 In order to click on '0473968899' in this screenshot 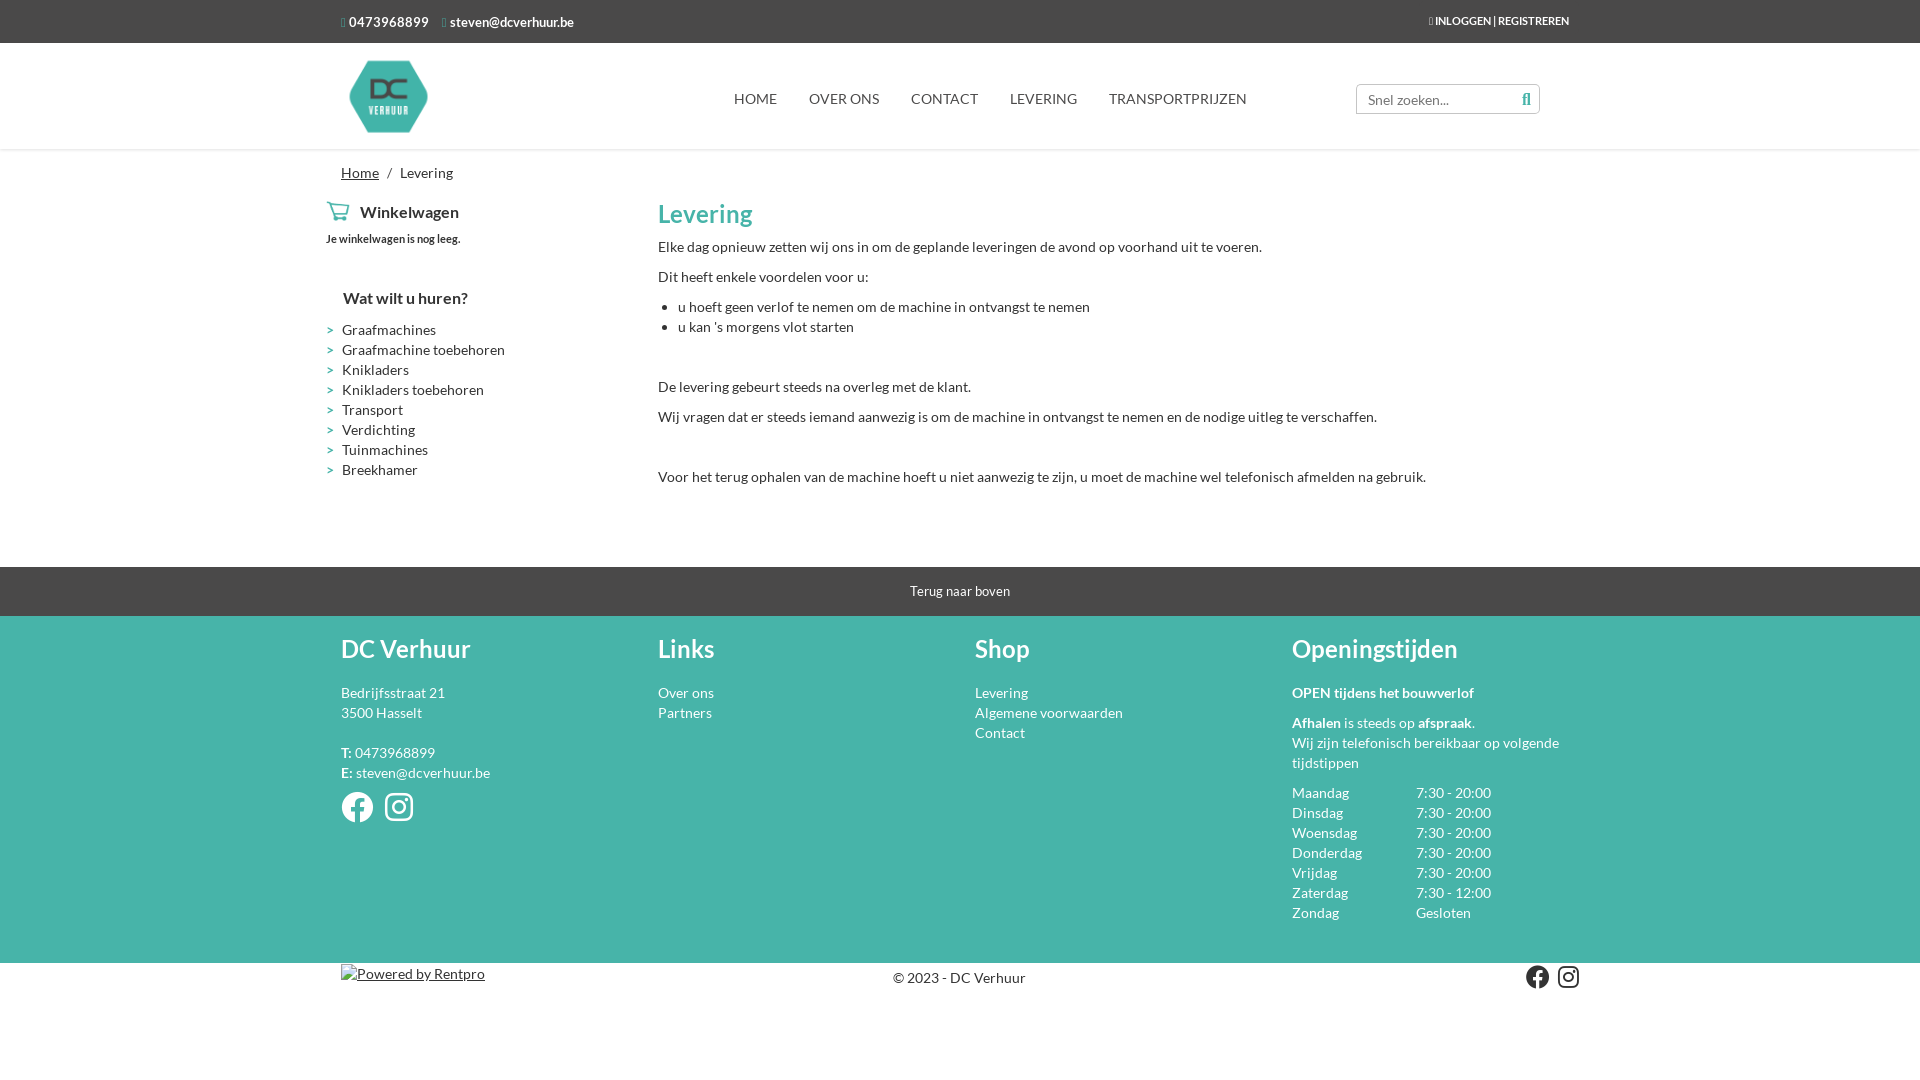, I will do `click(387, 22)`.